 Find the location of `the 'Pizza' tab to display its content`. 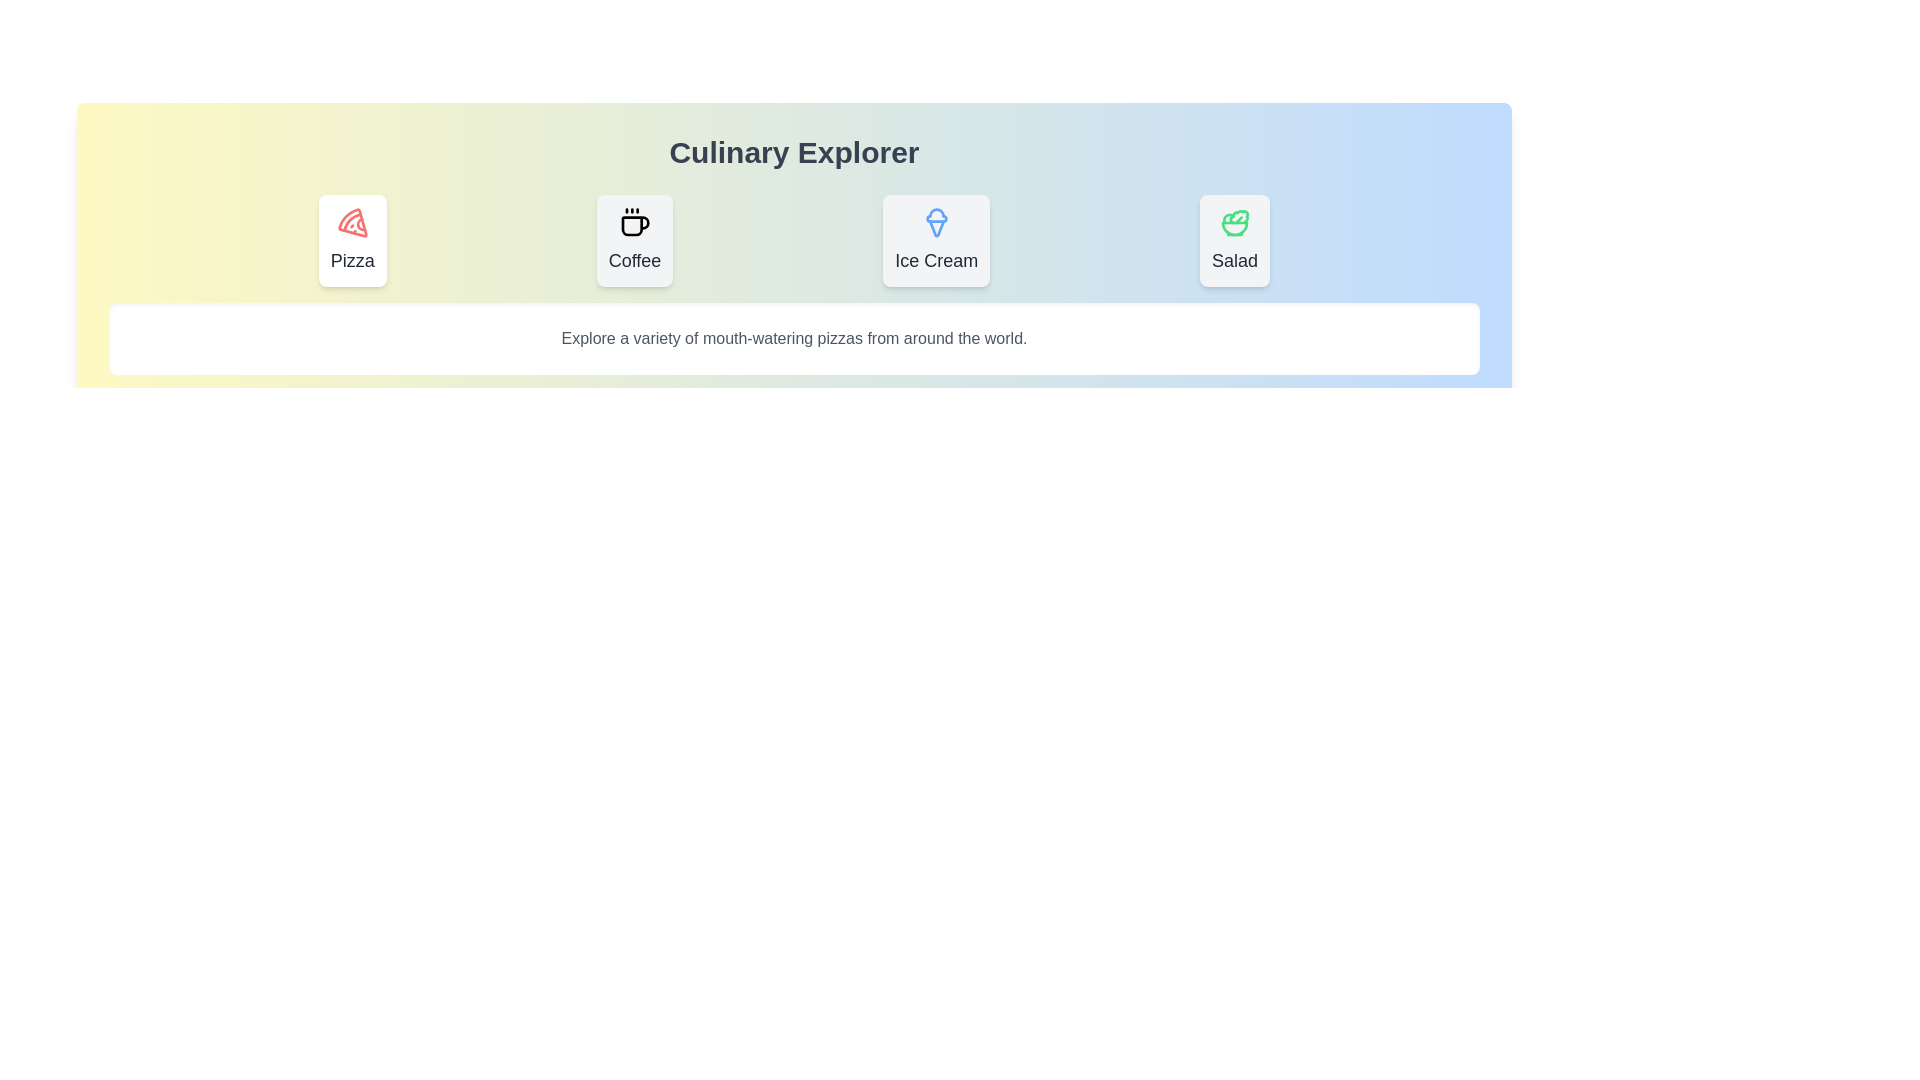

the 'Pizza' tab to display its content is located at coordinates (352, 239).